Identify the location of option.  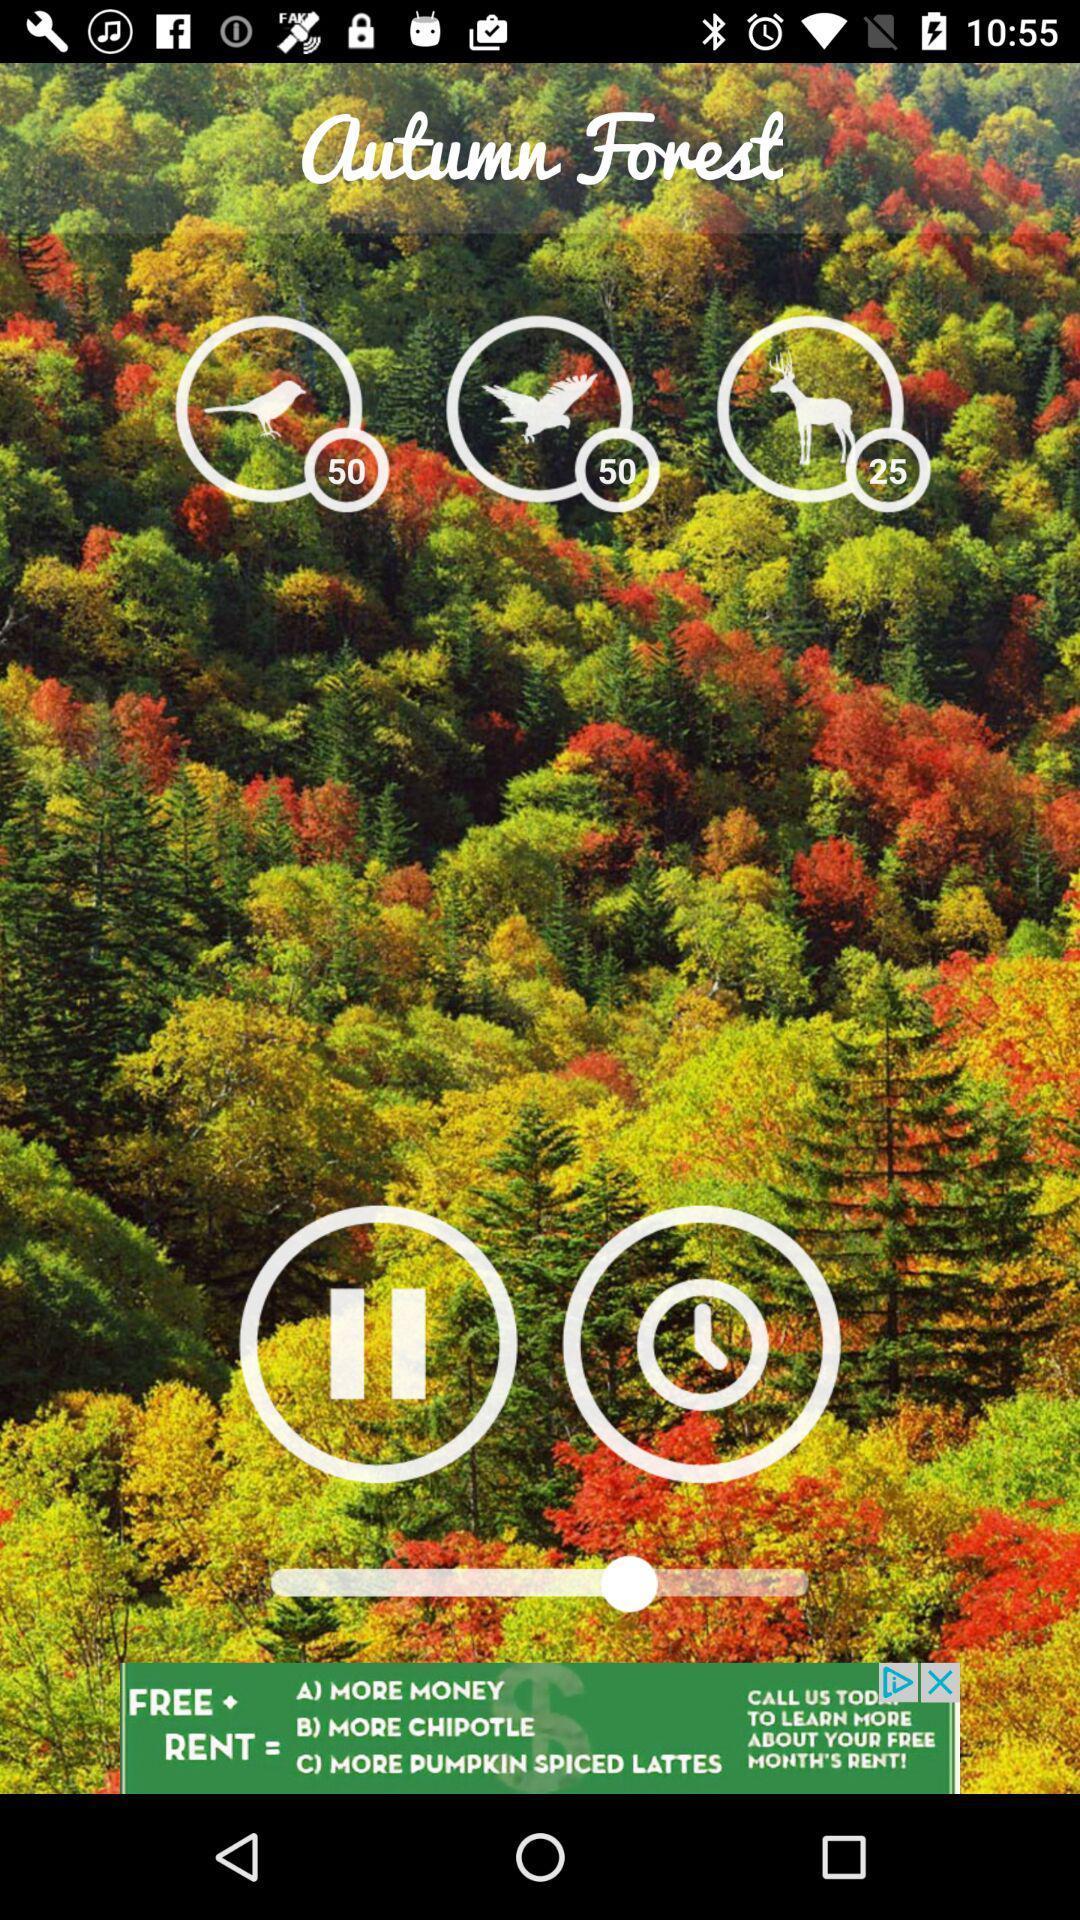
(378, 1343).